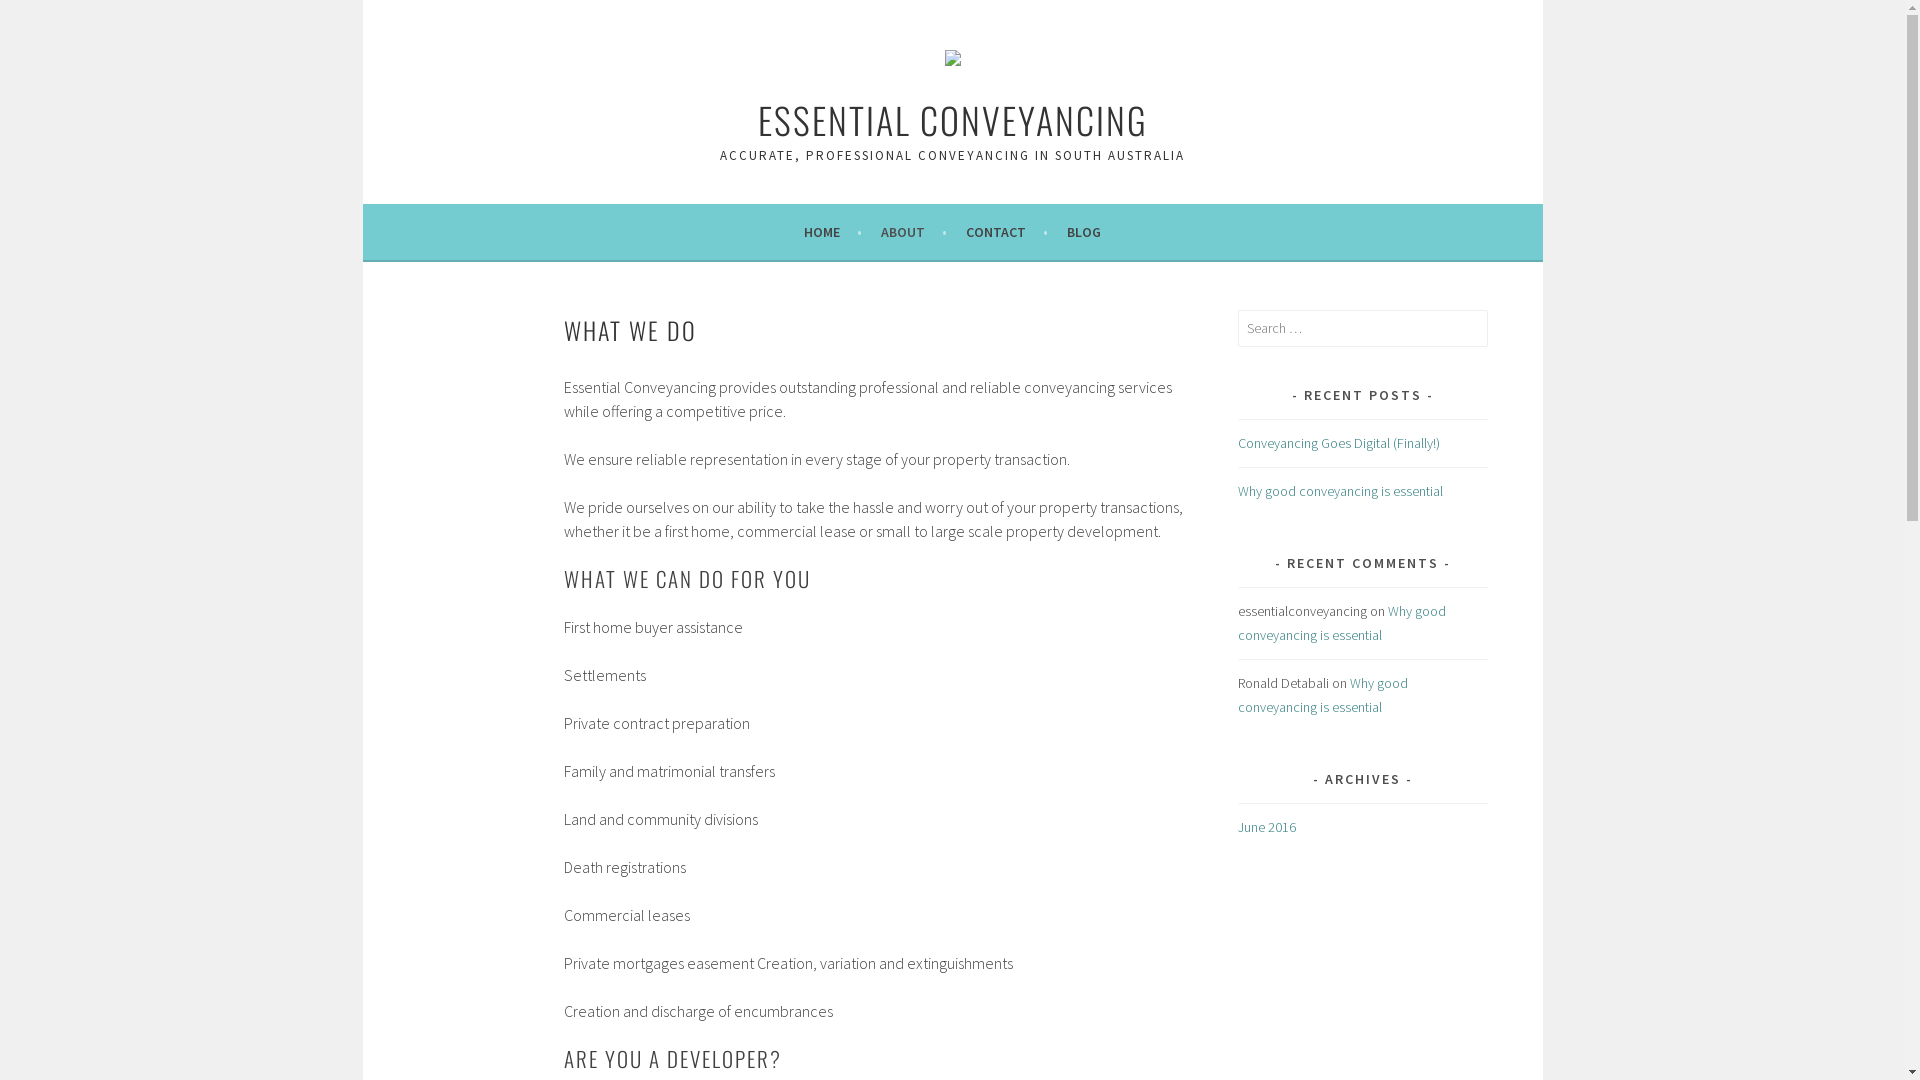  I want to click on 'BLOG', so click(1083, 230).